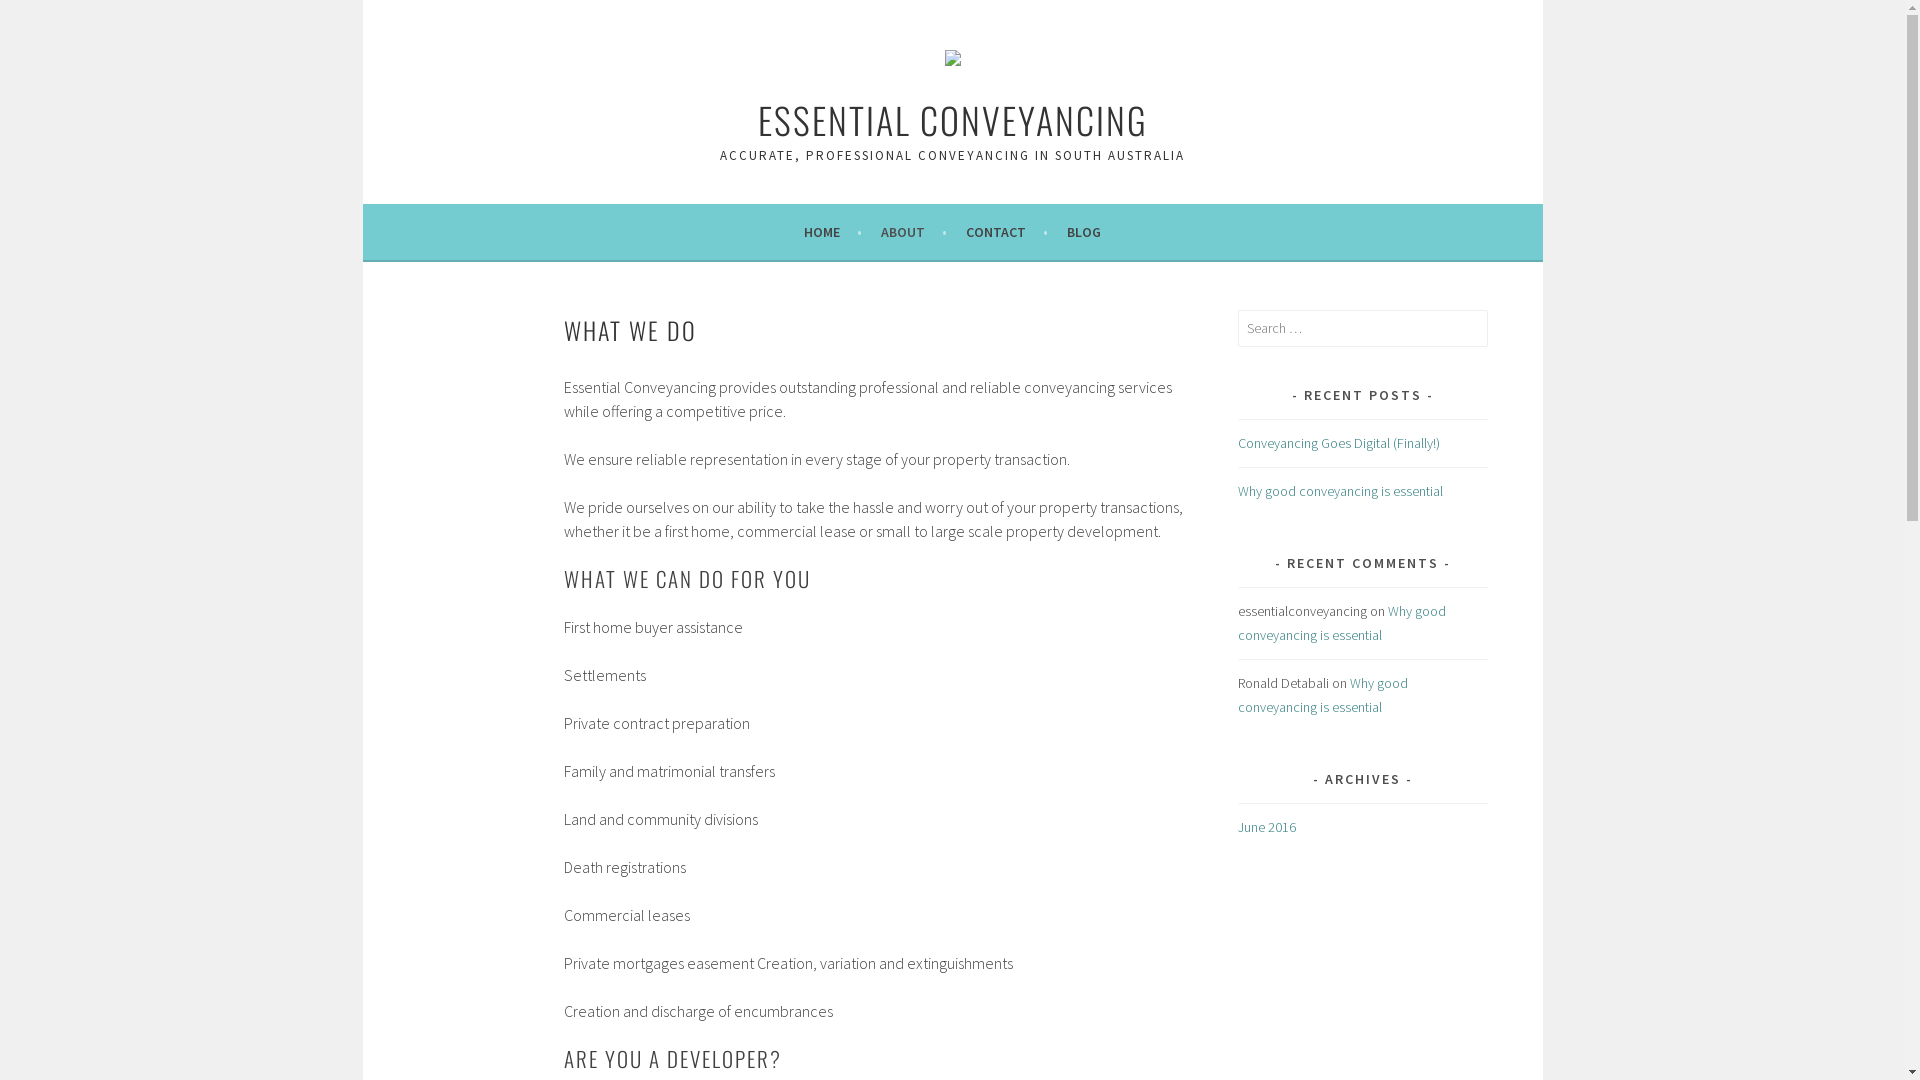  I want to click on 'BLOG', so click(1083, 230).